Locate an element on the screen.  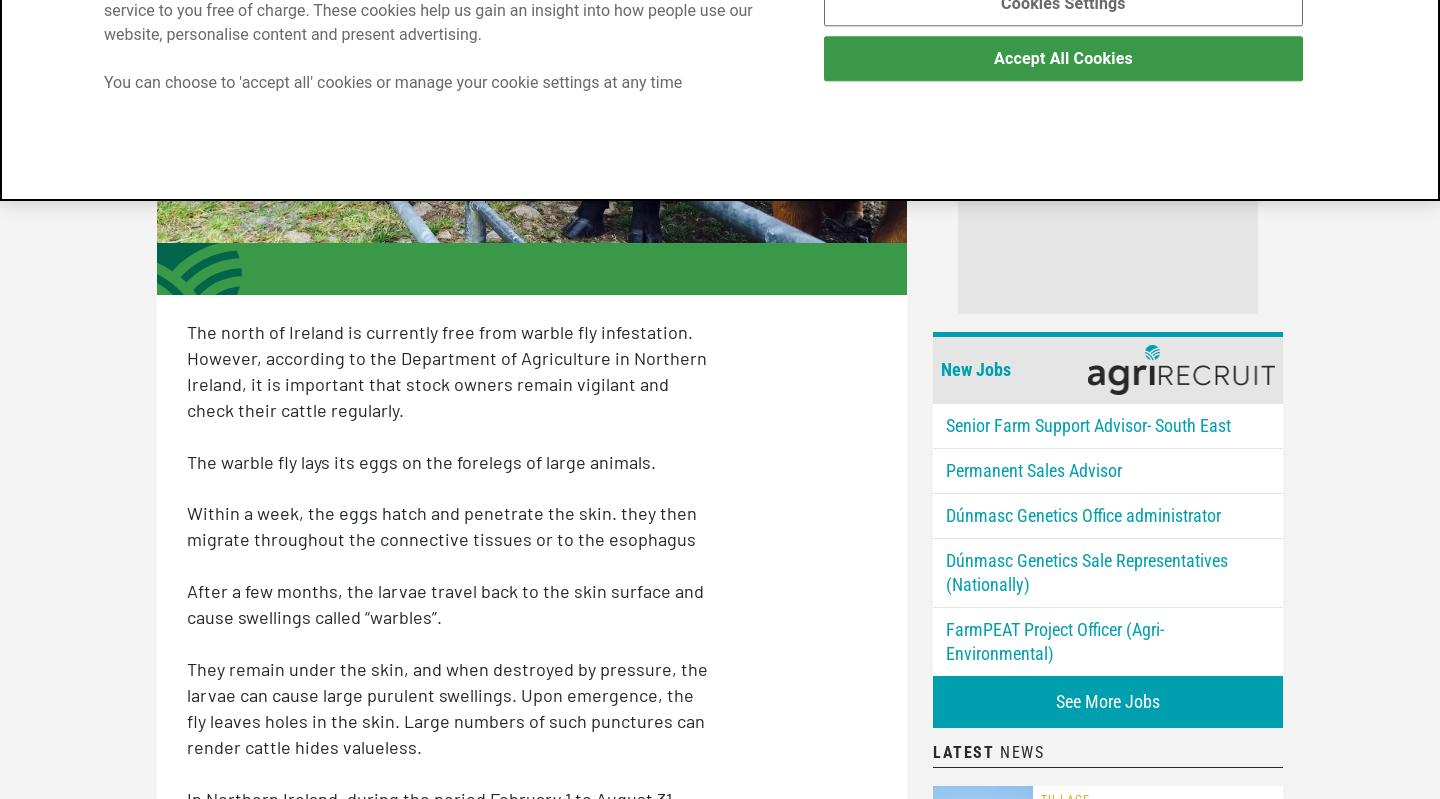
'The north of Ireland is currently free from warble fly infestation. However, according to the Department of Agriculture in Northern Ireland, it is important that stock owners remain vigilant and check their cattle regularly.' is located at coordinates (446, 370).